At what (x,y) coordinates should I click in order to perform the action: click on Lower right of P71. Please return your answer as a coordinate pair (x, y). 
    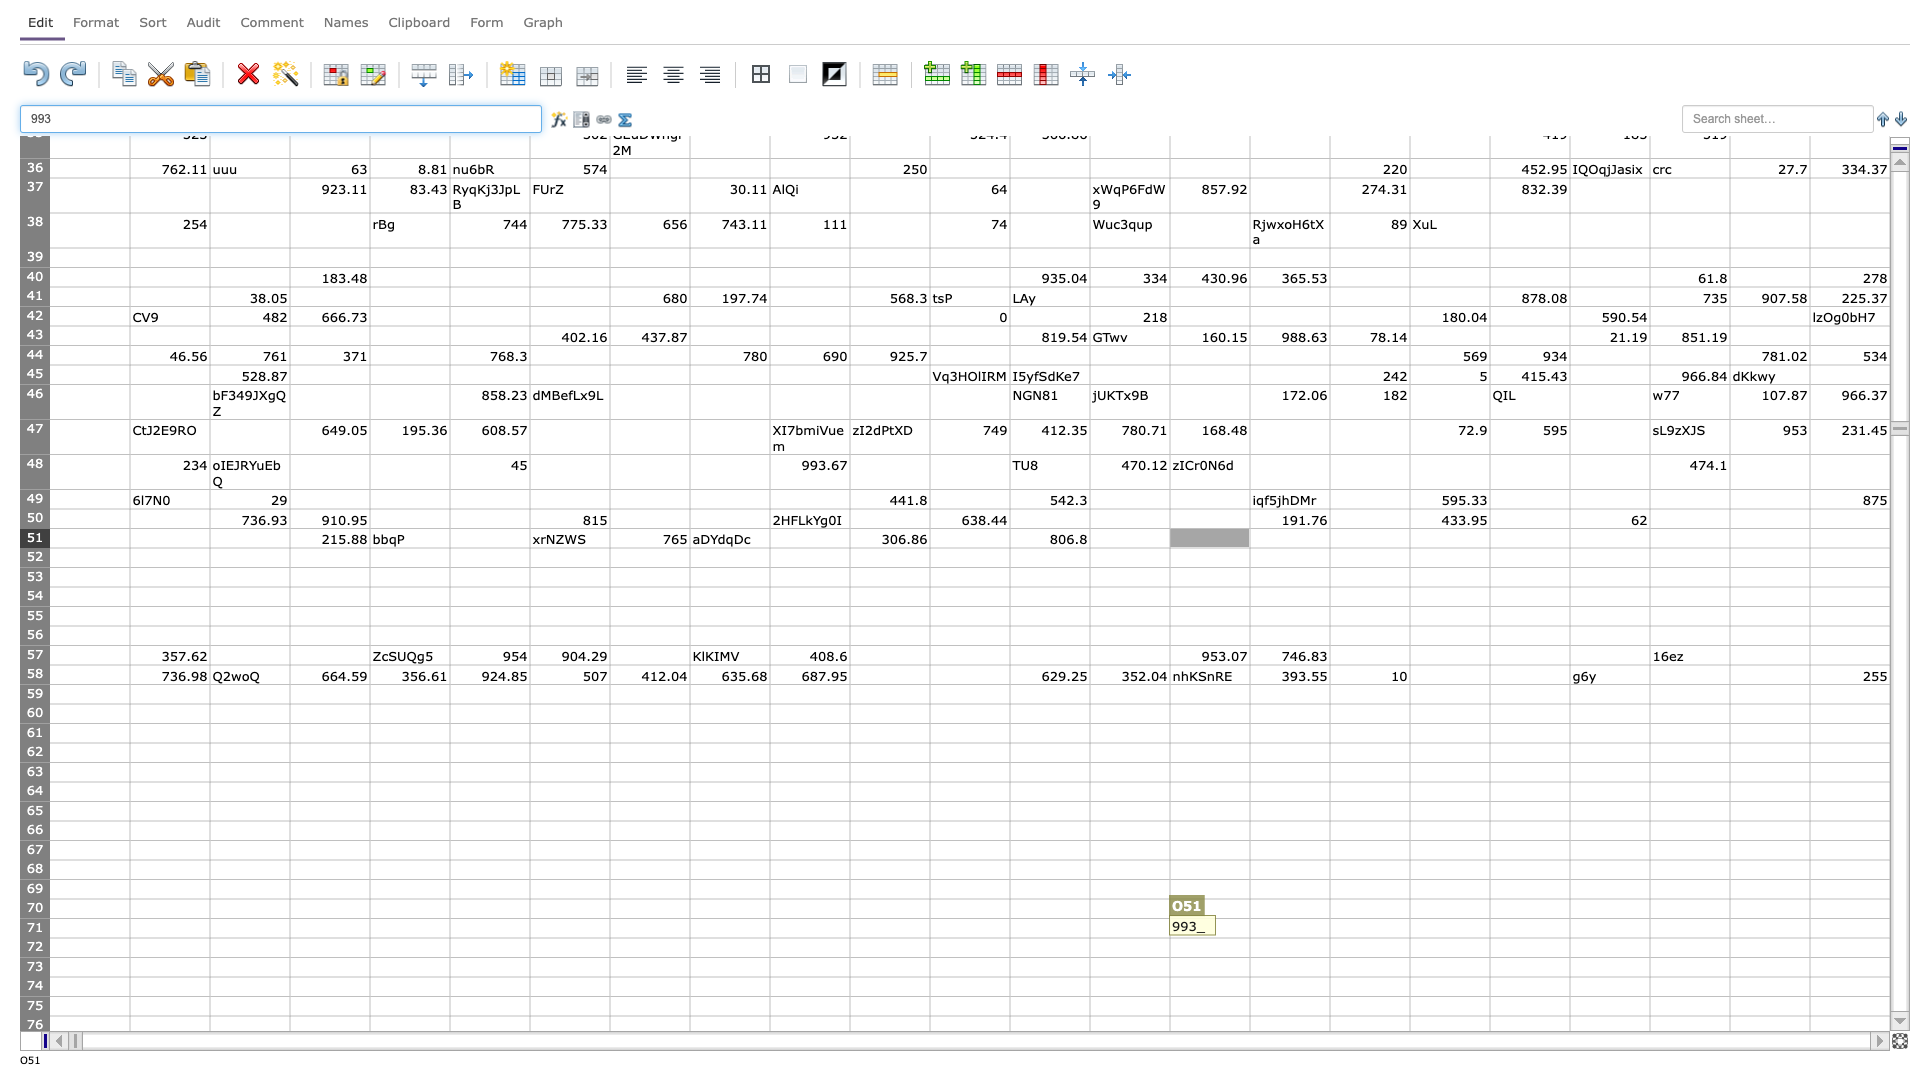
    Looking at the image, I should click on (1329, 937).